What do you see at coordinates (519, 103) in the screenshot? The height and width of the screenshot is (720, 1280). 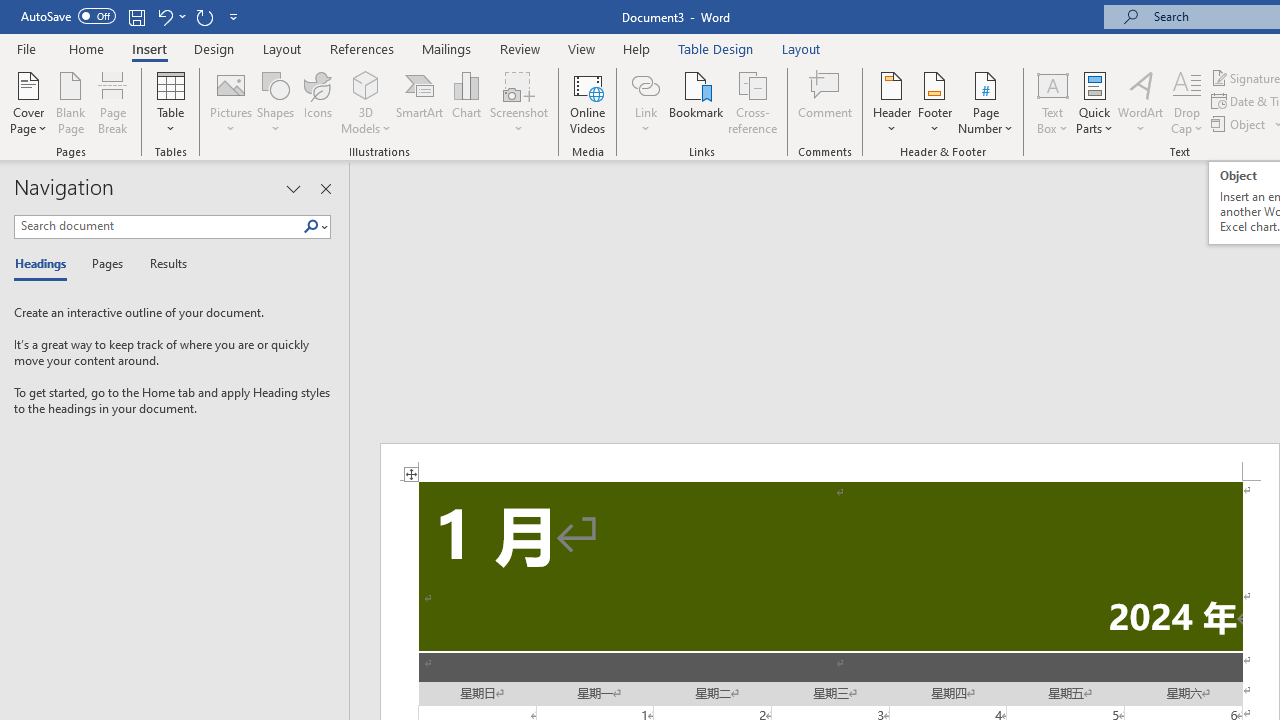 I see `'Screenshot'` at bounding box center [519, 103].